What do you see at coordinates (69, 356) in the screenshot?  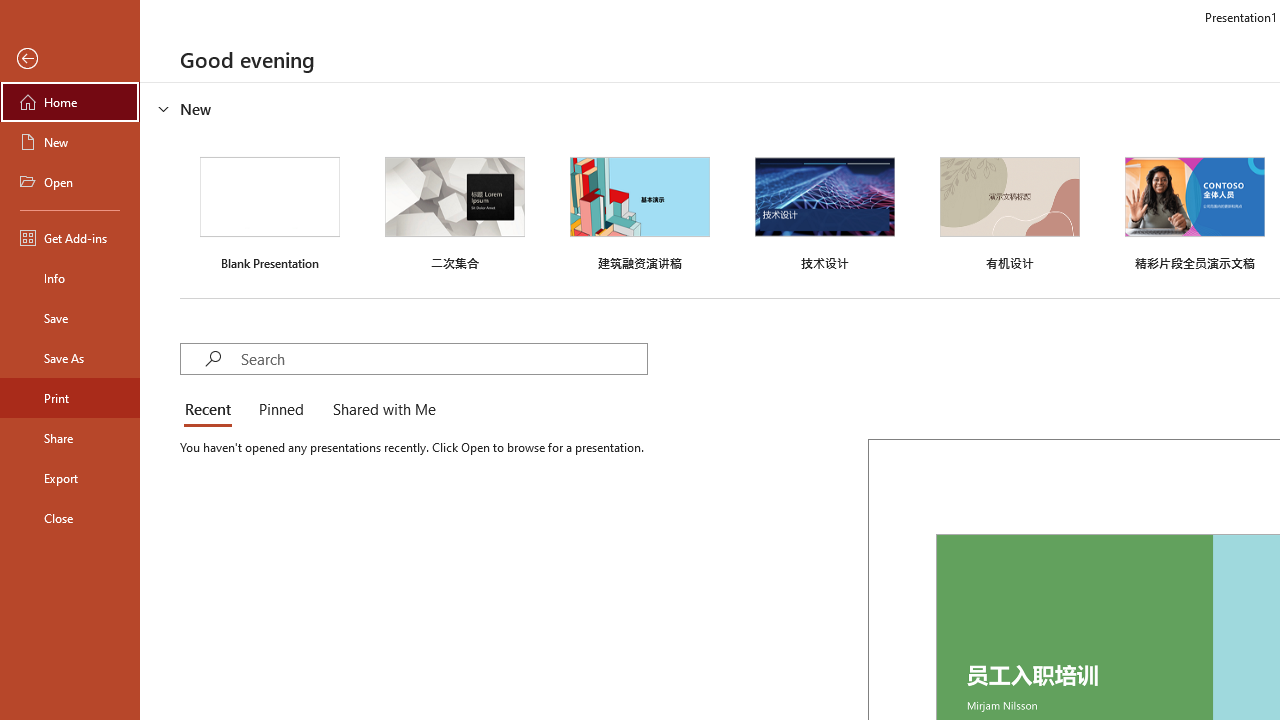 I see `'Save As'` at bounding box center [69, 356].